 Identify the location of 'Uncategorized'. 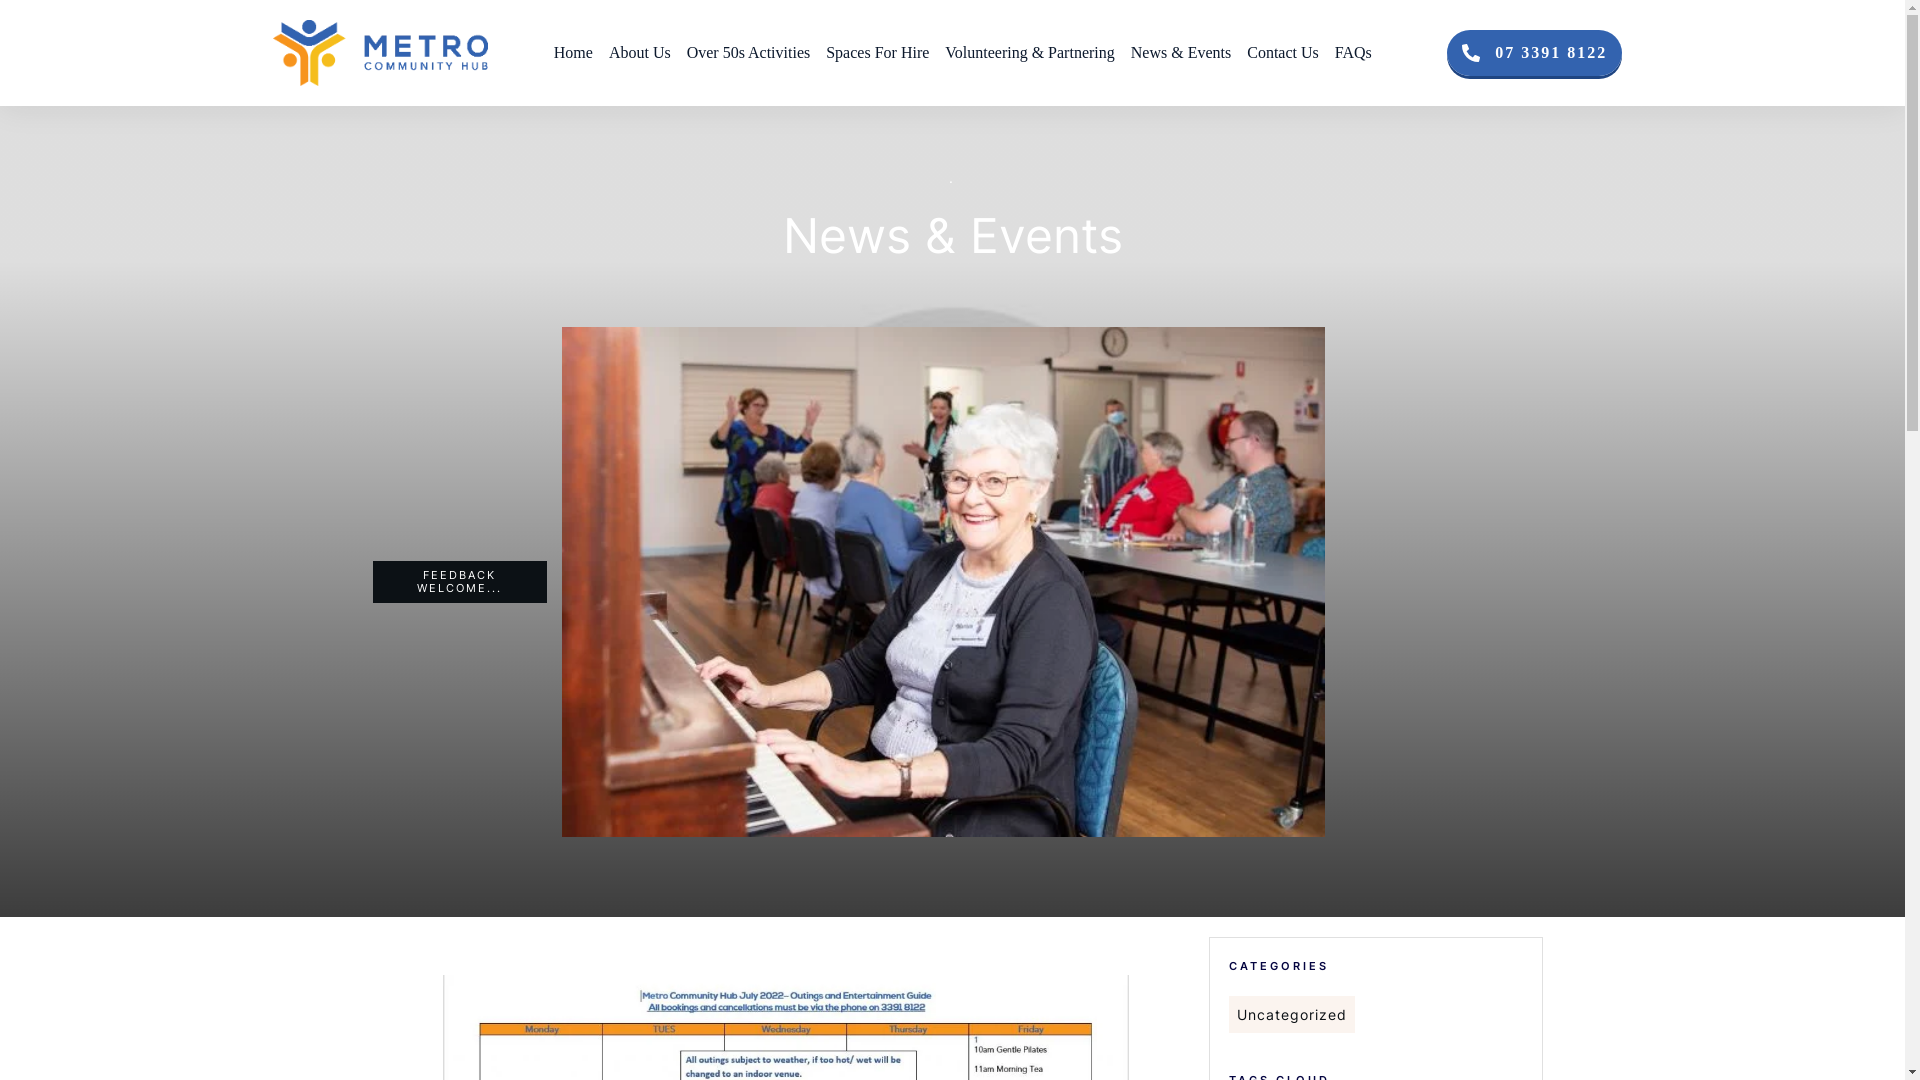
(1291, 1014).